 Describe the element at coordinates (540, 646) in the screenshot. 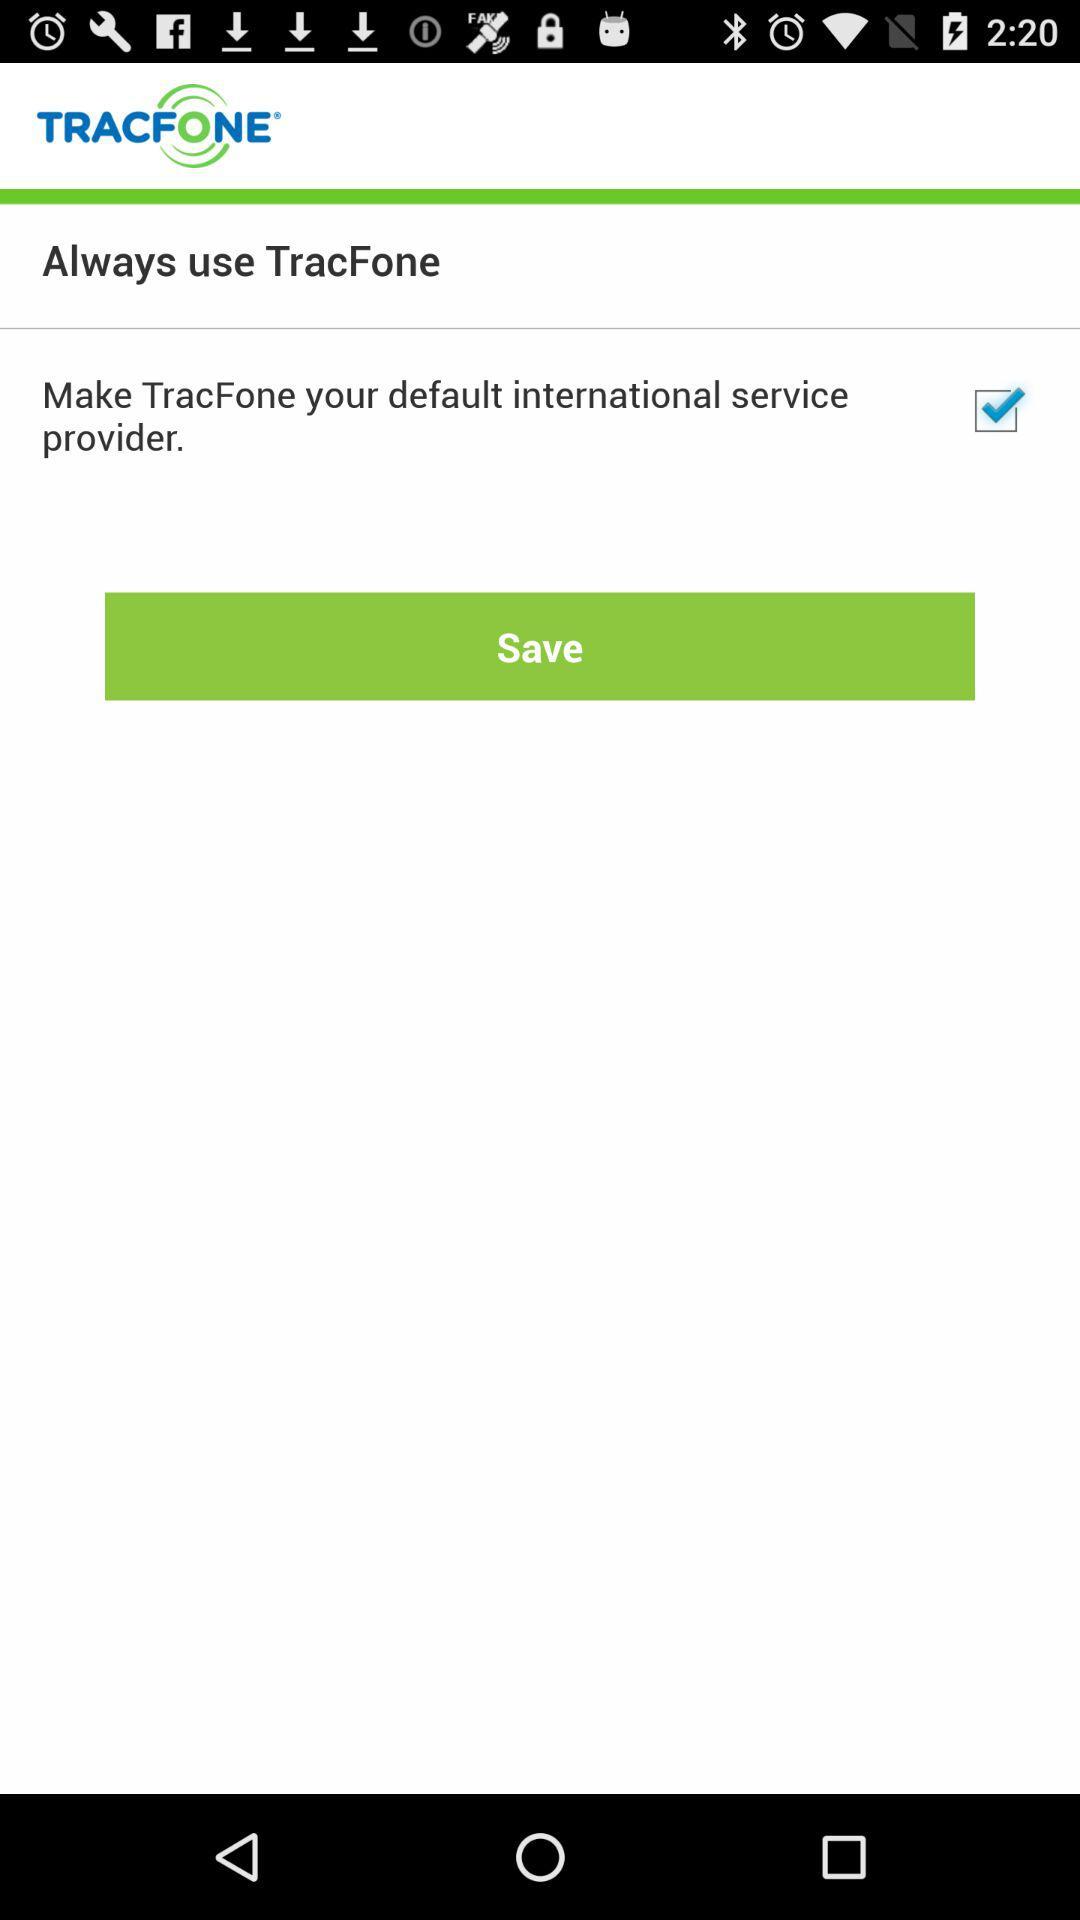

I see `the item at the center` at that location.